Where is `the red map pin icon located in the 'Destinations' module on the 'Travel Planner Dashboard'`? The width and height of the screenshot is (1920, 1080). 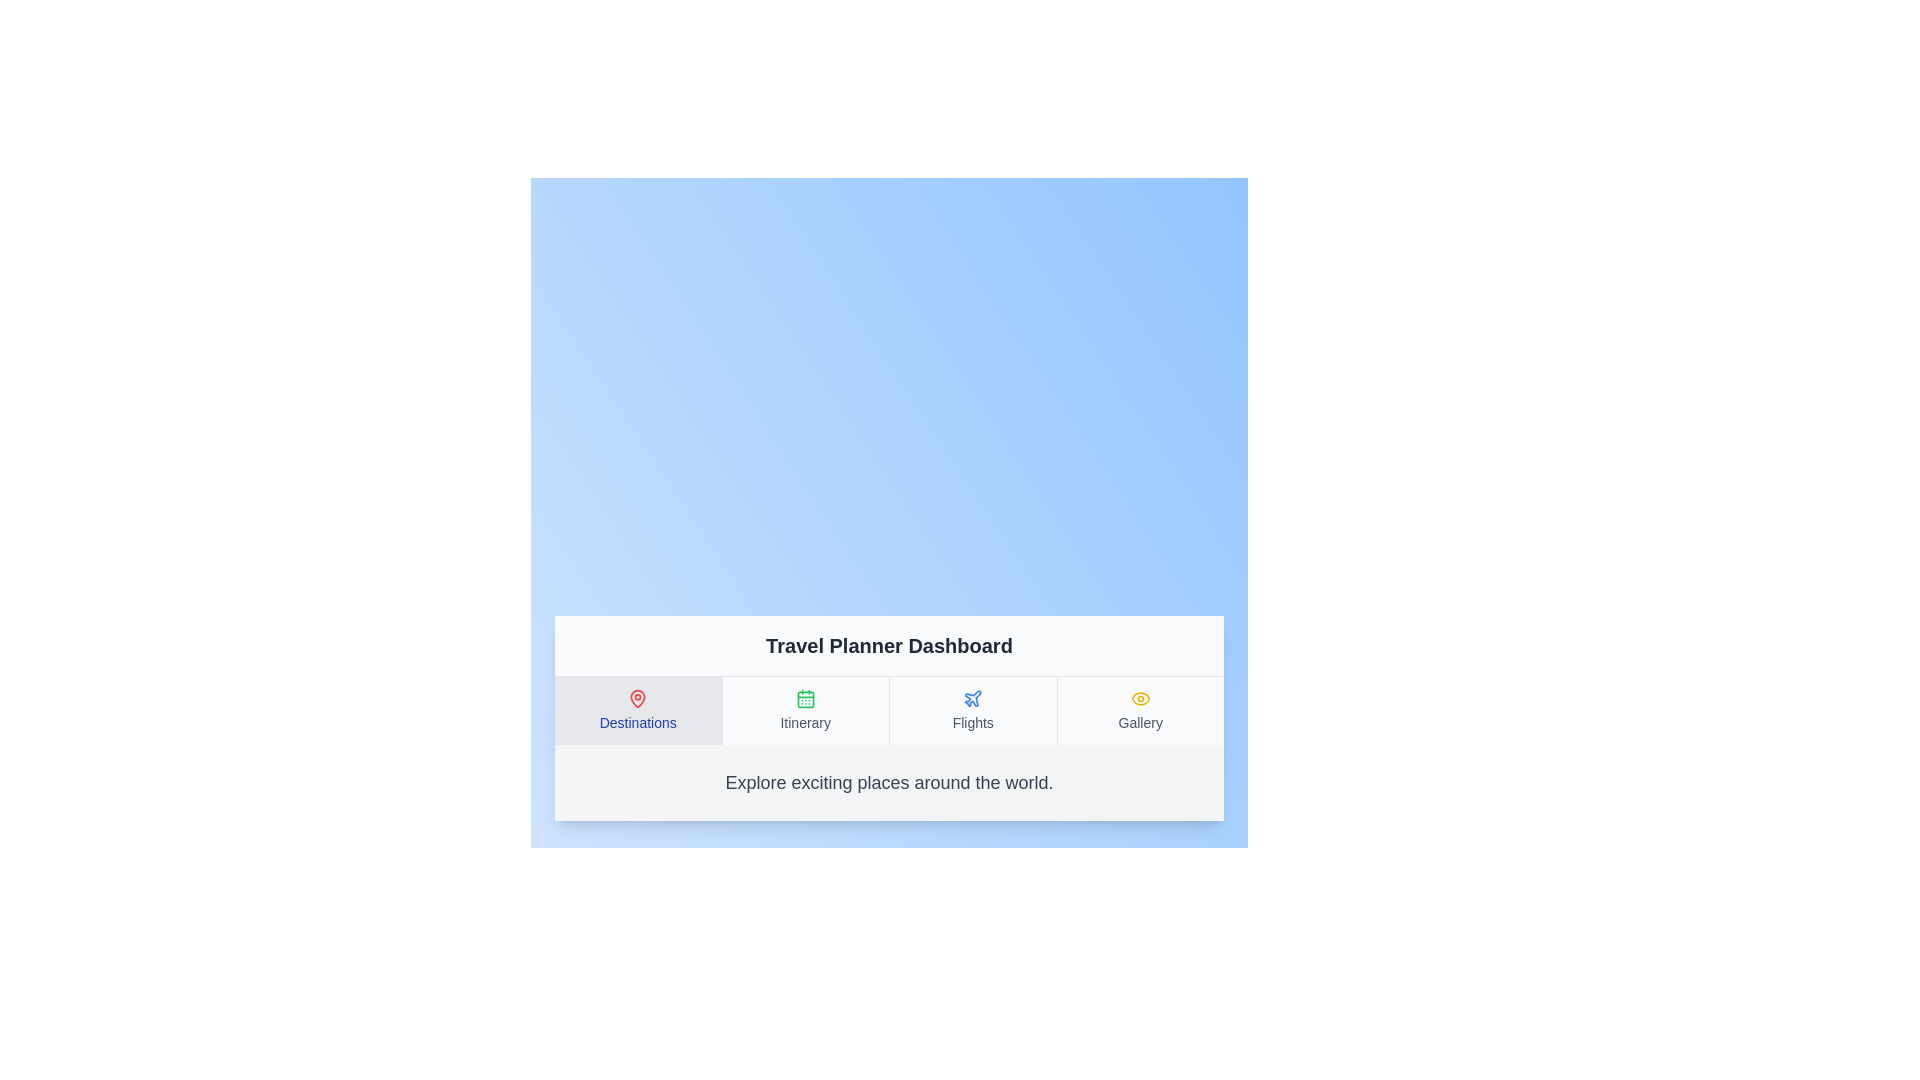
the red map pin icon located in the 'Destinations' module on the 'Travel Planner Dashboard' is located at coordinates (637, 697).